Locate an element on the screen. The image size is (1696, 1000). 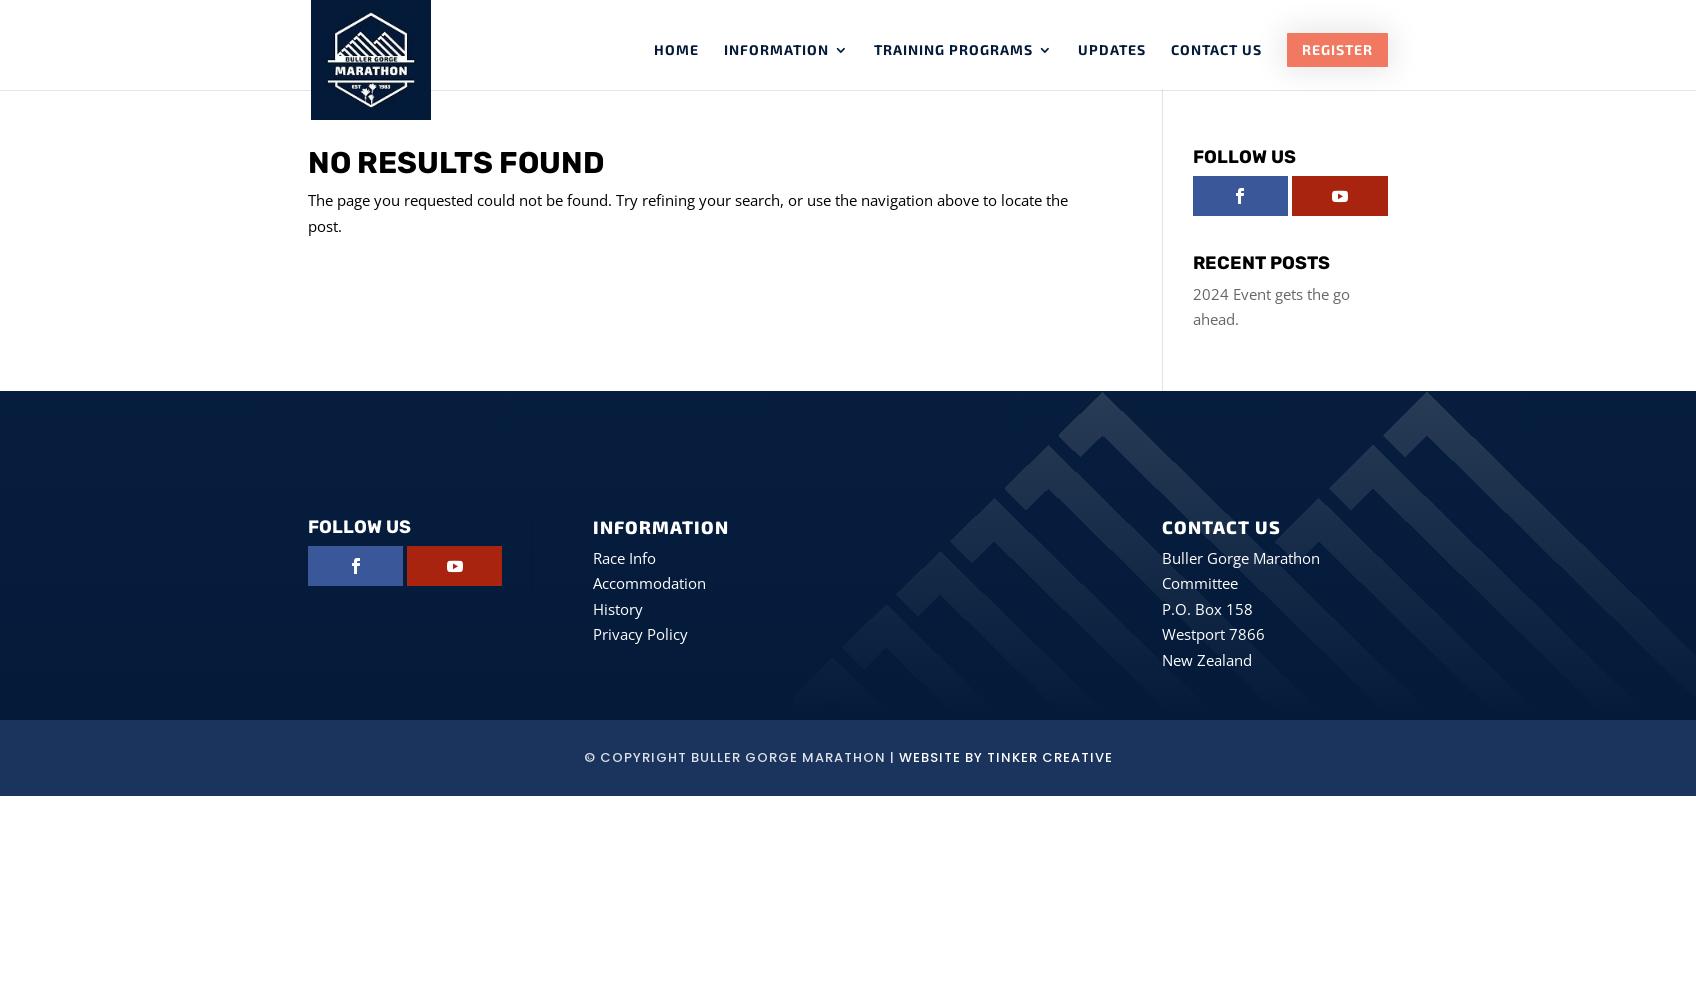
'Results' is located at coordinates (795, 252).